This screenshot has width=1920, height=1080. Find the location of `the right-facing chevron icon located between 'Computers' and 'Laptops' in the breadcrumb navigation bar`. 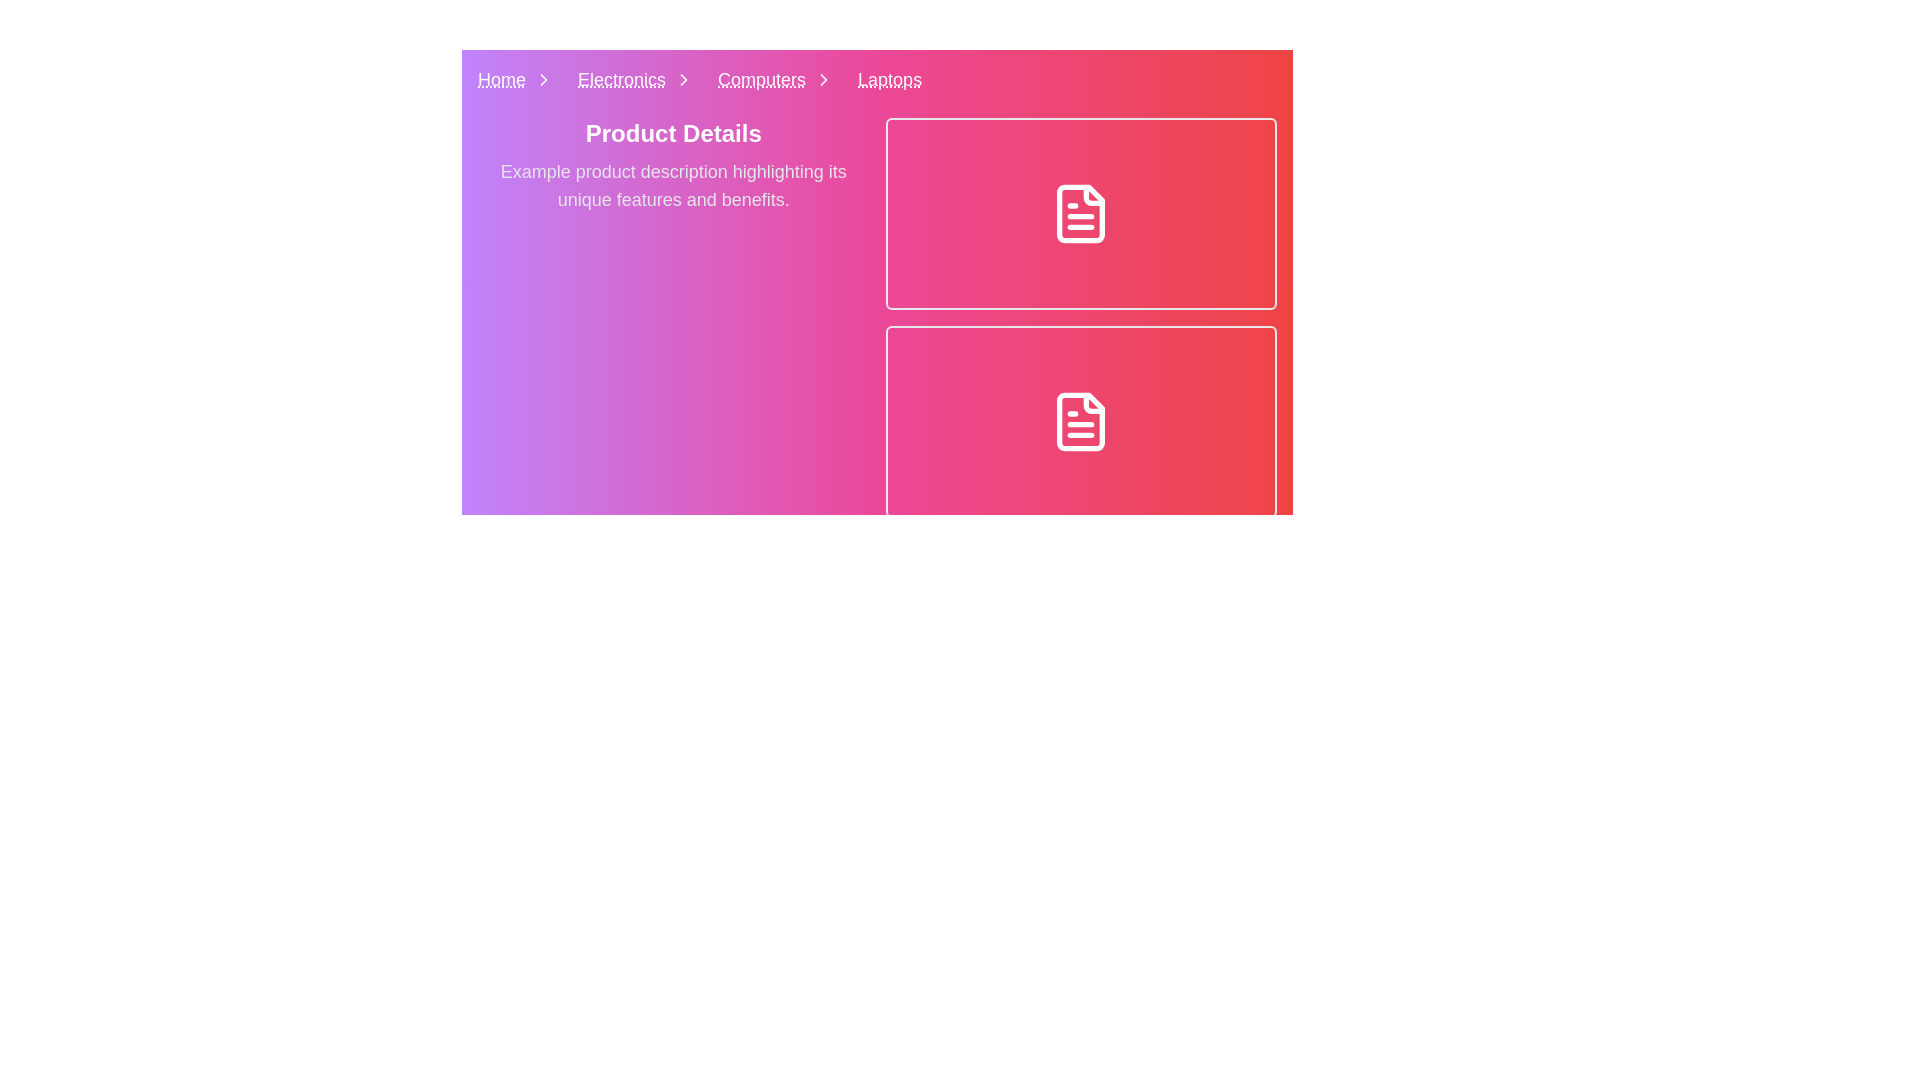

the right-facing chevron icon located between 'Computers' and 'Laptops' in the breadcrumb navigation bar is located at coordinates (824, 79).